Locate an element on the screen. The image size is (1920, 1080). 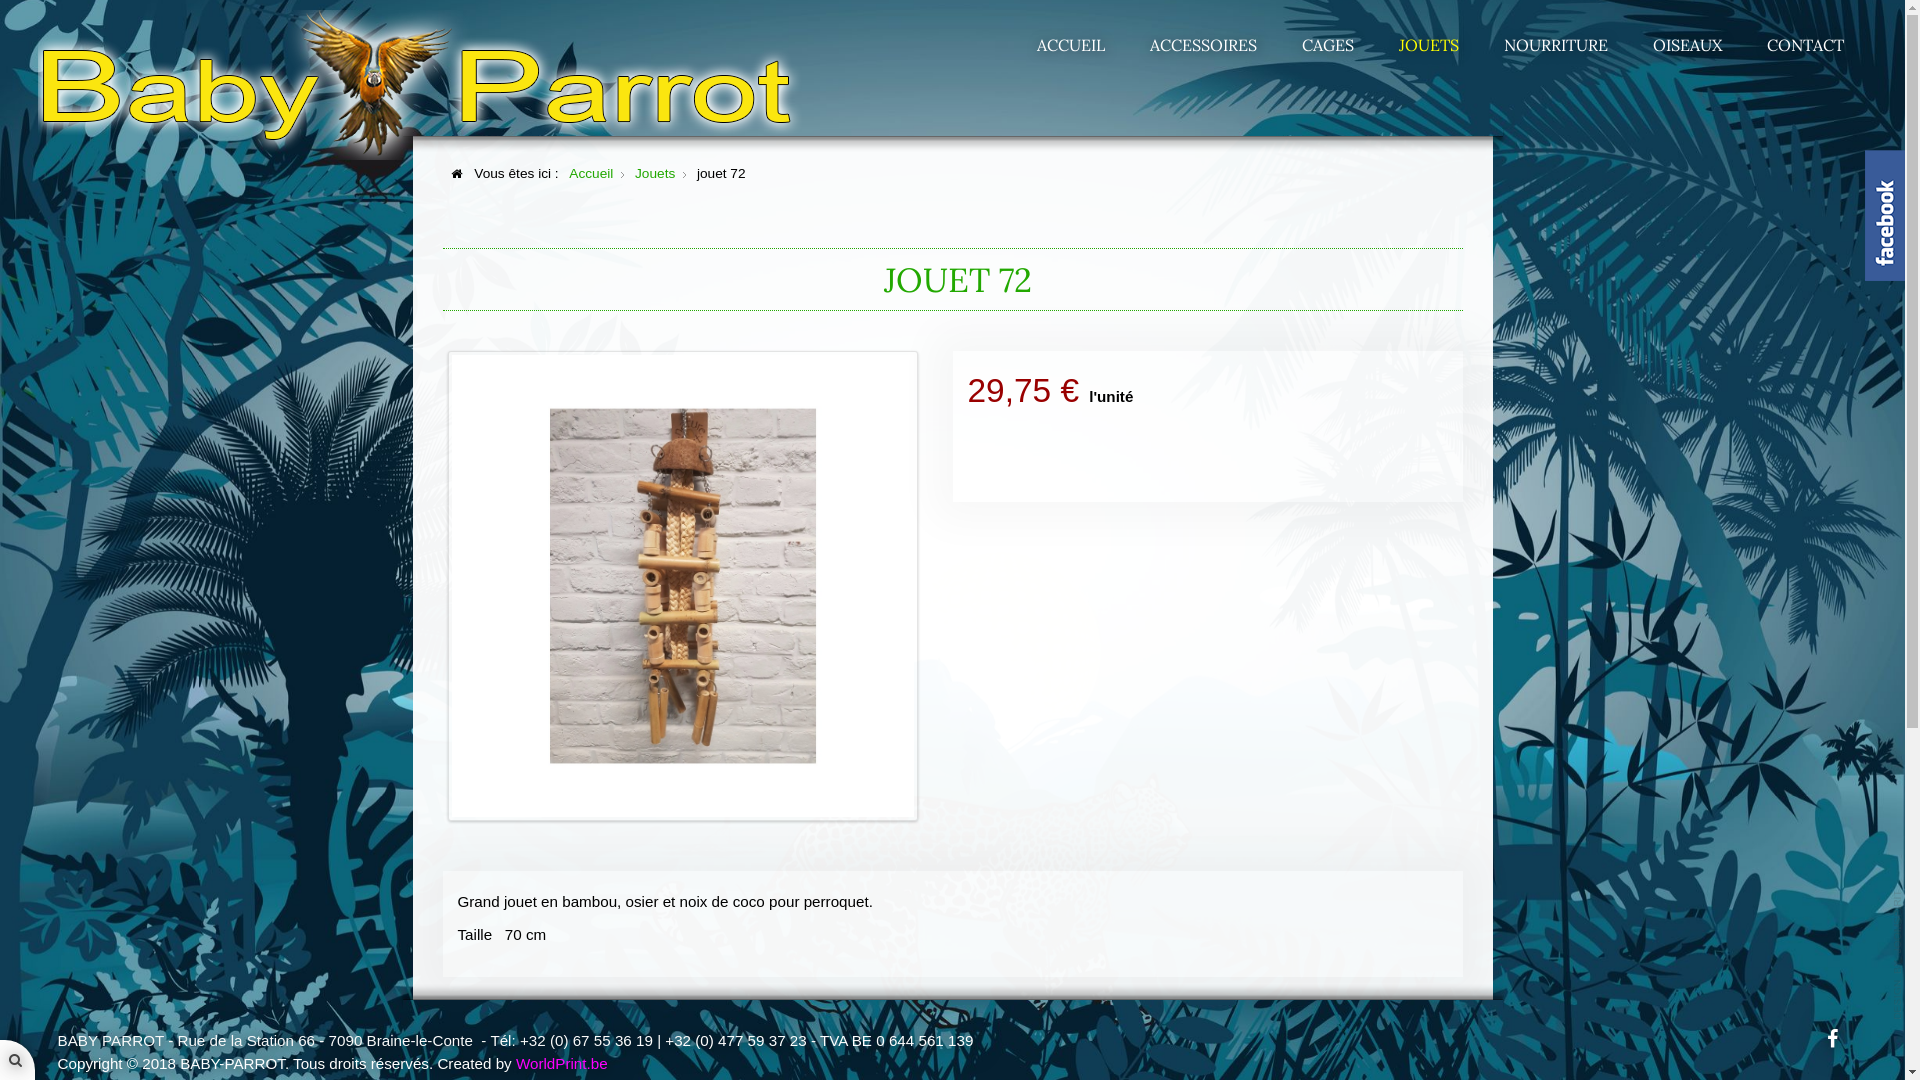
'JOUETS' is located at coordinates (1428, 45).